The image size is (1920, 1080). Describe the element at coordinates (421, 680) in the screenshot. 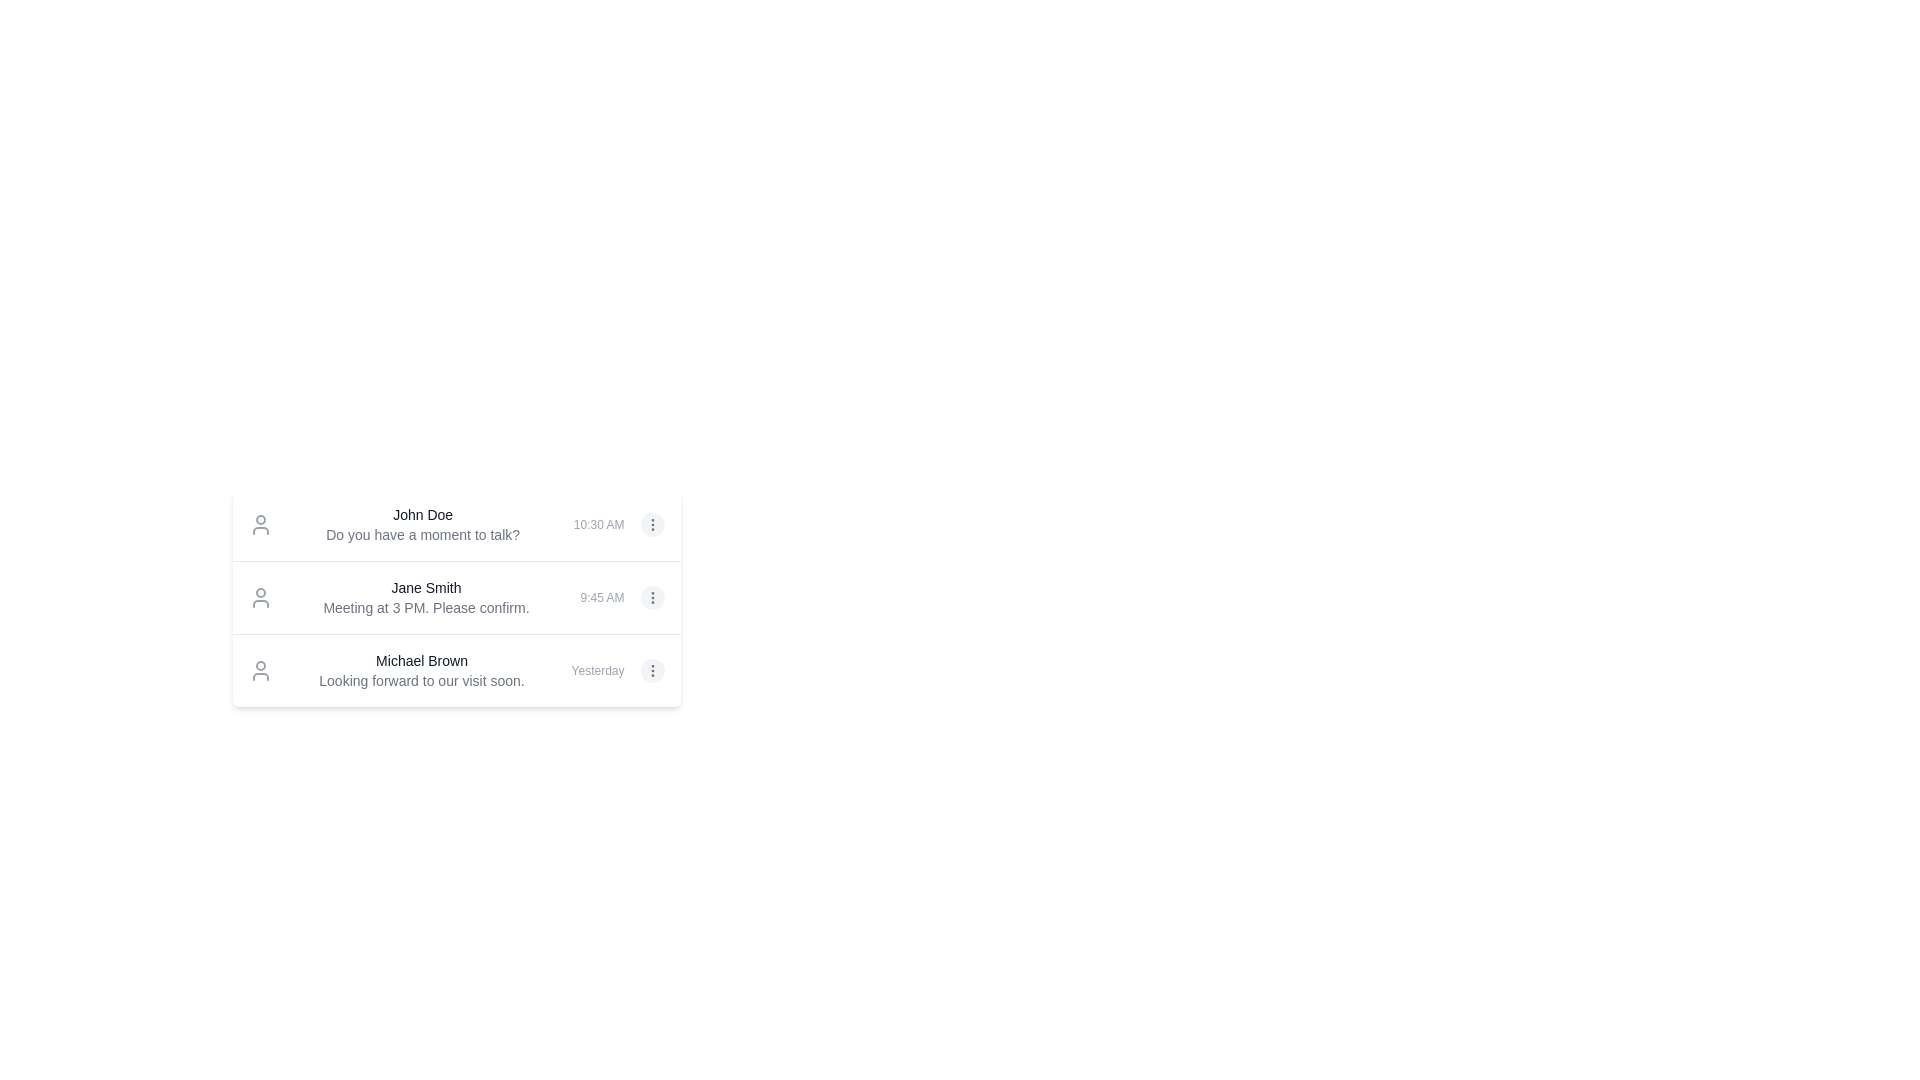

I see `text content of the text display field that shows 'Looking forward to our visit soon.' positioned below the name 'Michael Brown' in the user list` at that location.